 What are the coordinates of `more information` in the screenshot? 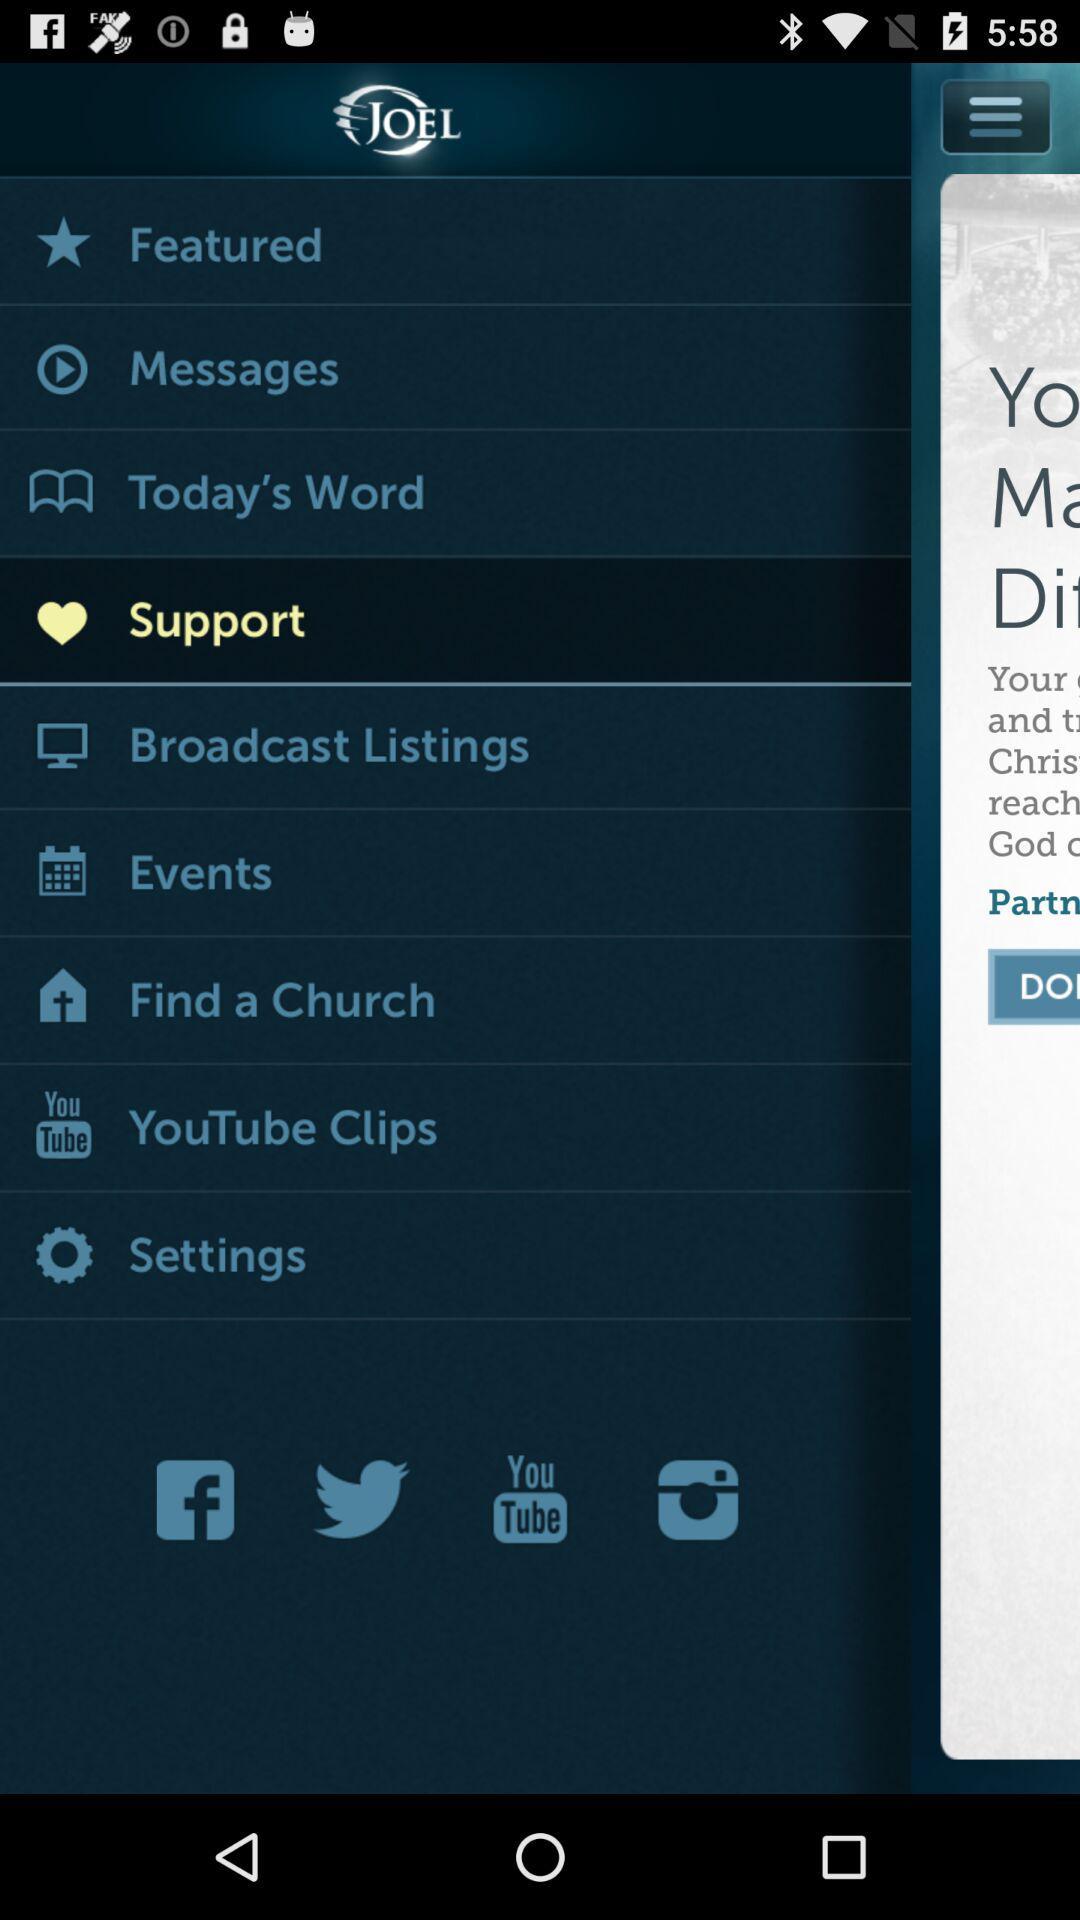 It's located at (997, 115).